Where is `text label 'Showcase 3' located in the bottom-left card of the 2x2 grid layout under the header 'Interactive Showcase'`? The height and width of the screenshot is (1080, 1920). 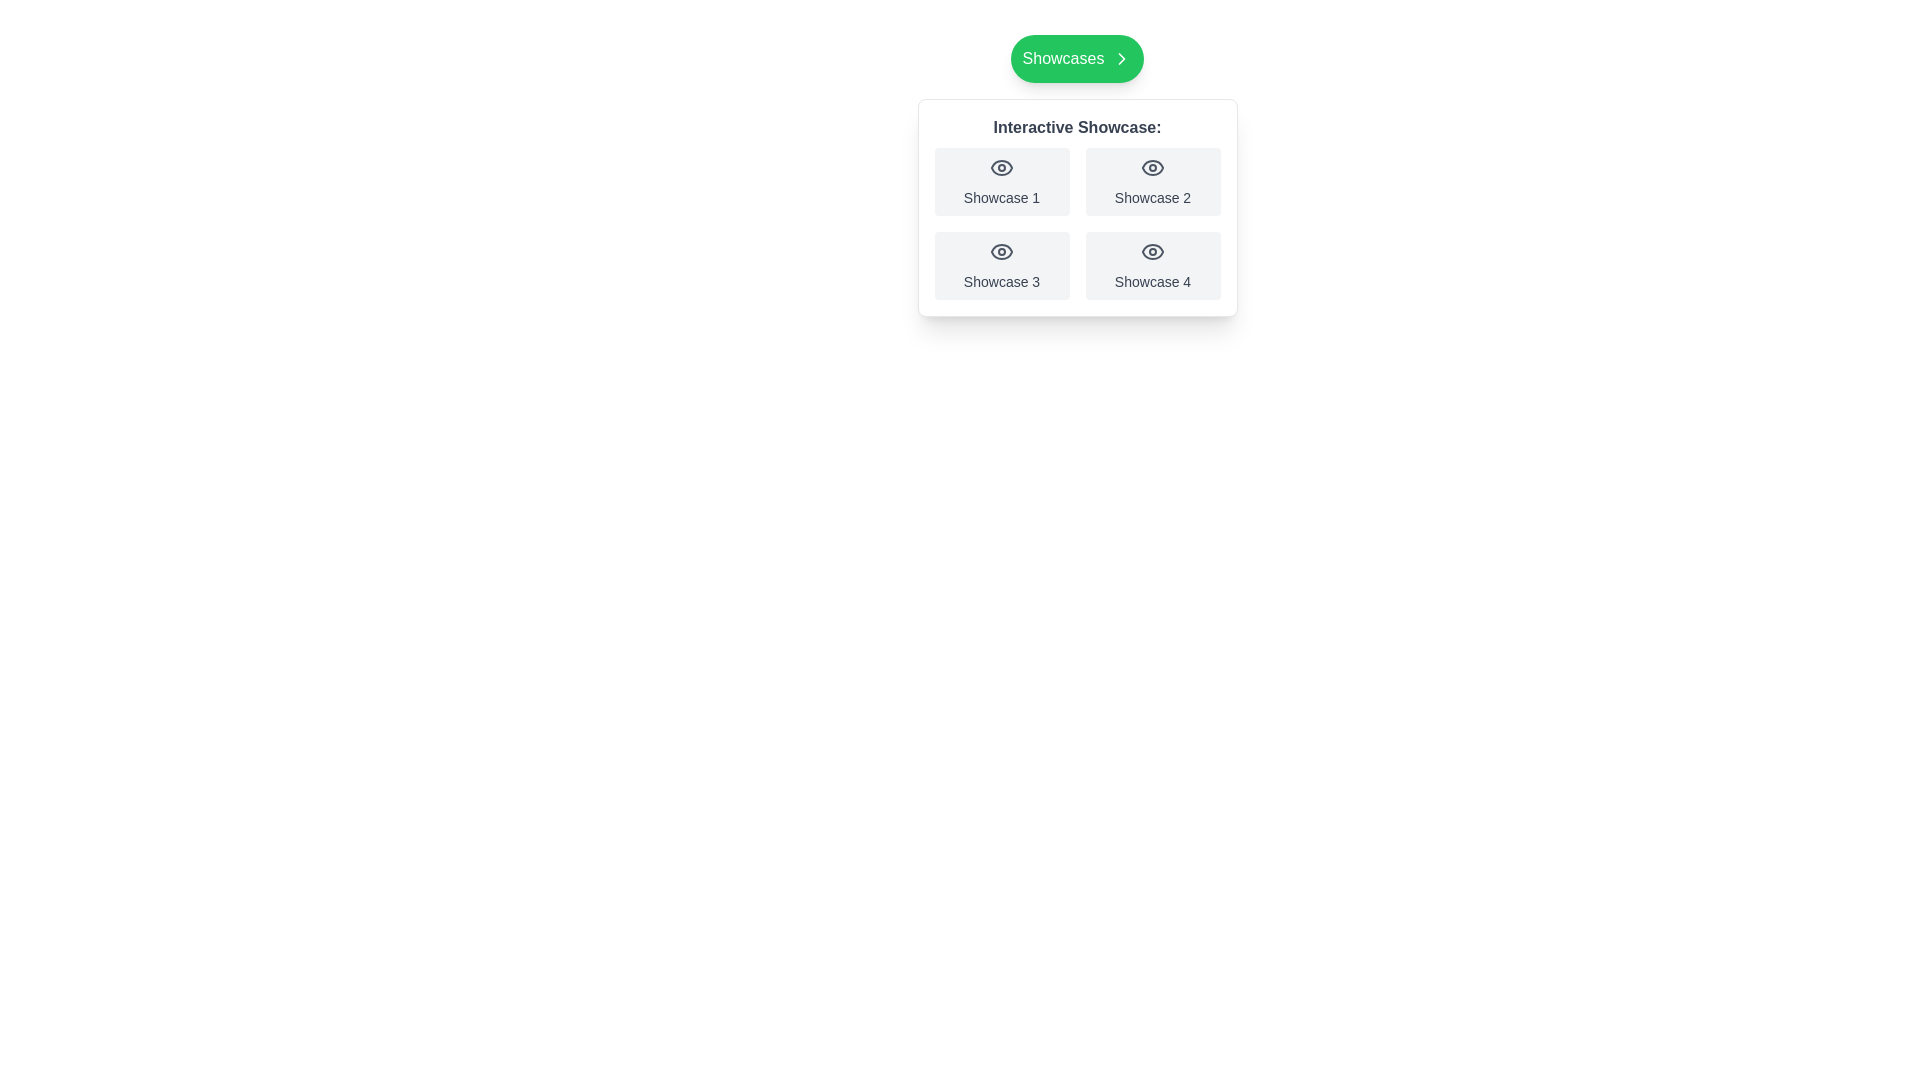 text label 'Showcase 3' located in the bottom-left card of the 2x2 grid layout under the header 'Interactive Showcase' is located at coordinates (1002, 281).